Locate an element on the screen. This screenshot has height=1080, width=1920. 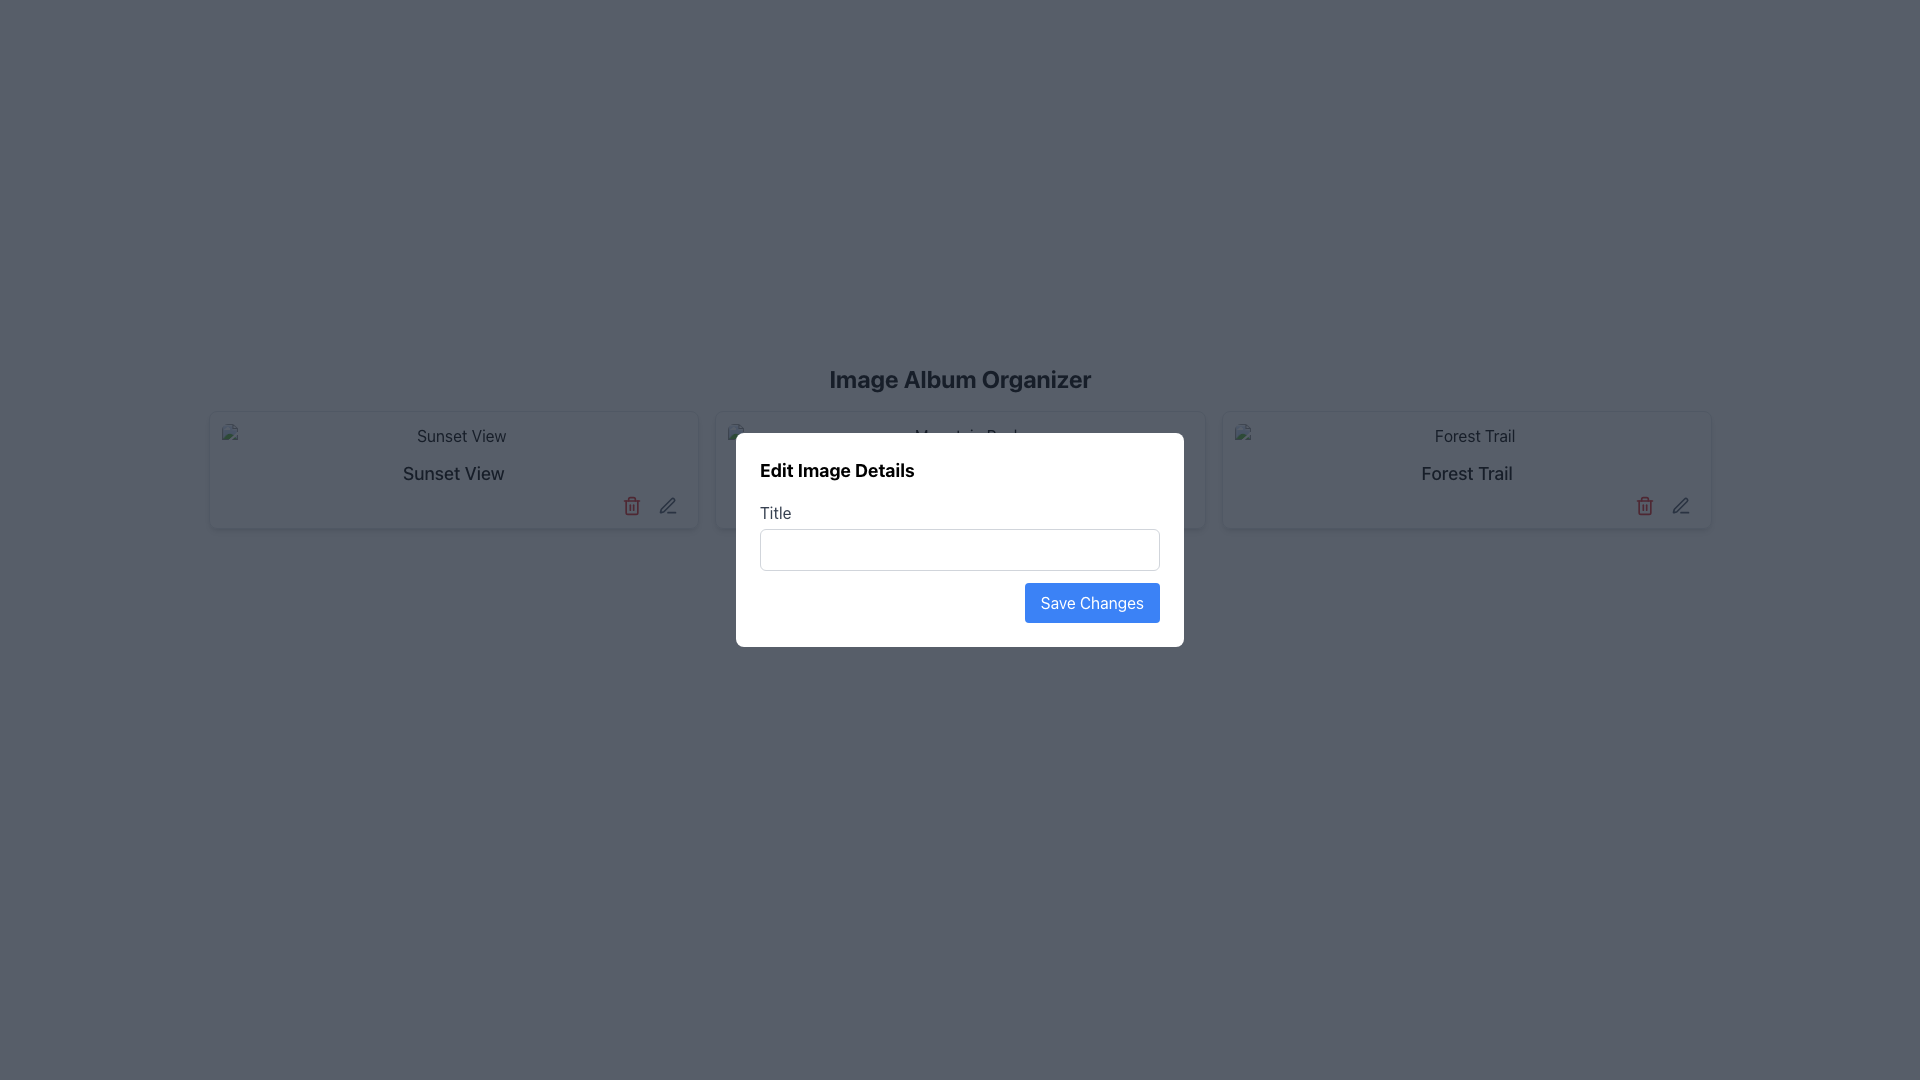
the 'Save Changes' button located at the bottom-right corner of the 'Edit Image Details' modal using keyboard navigation is located at coordinates (960, 601).